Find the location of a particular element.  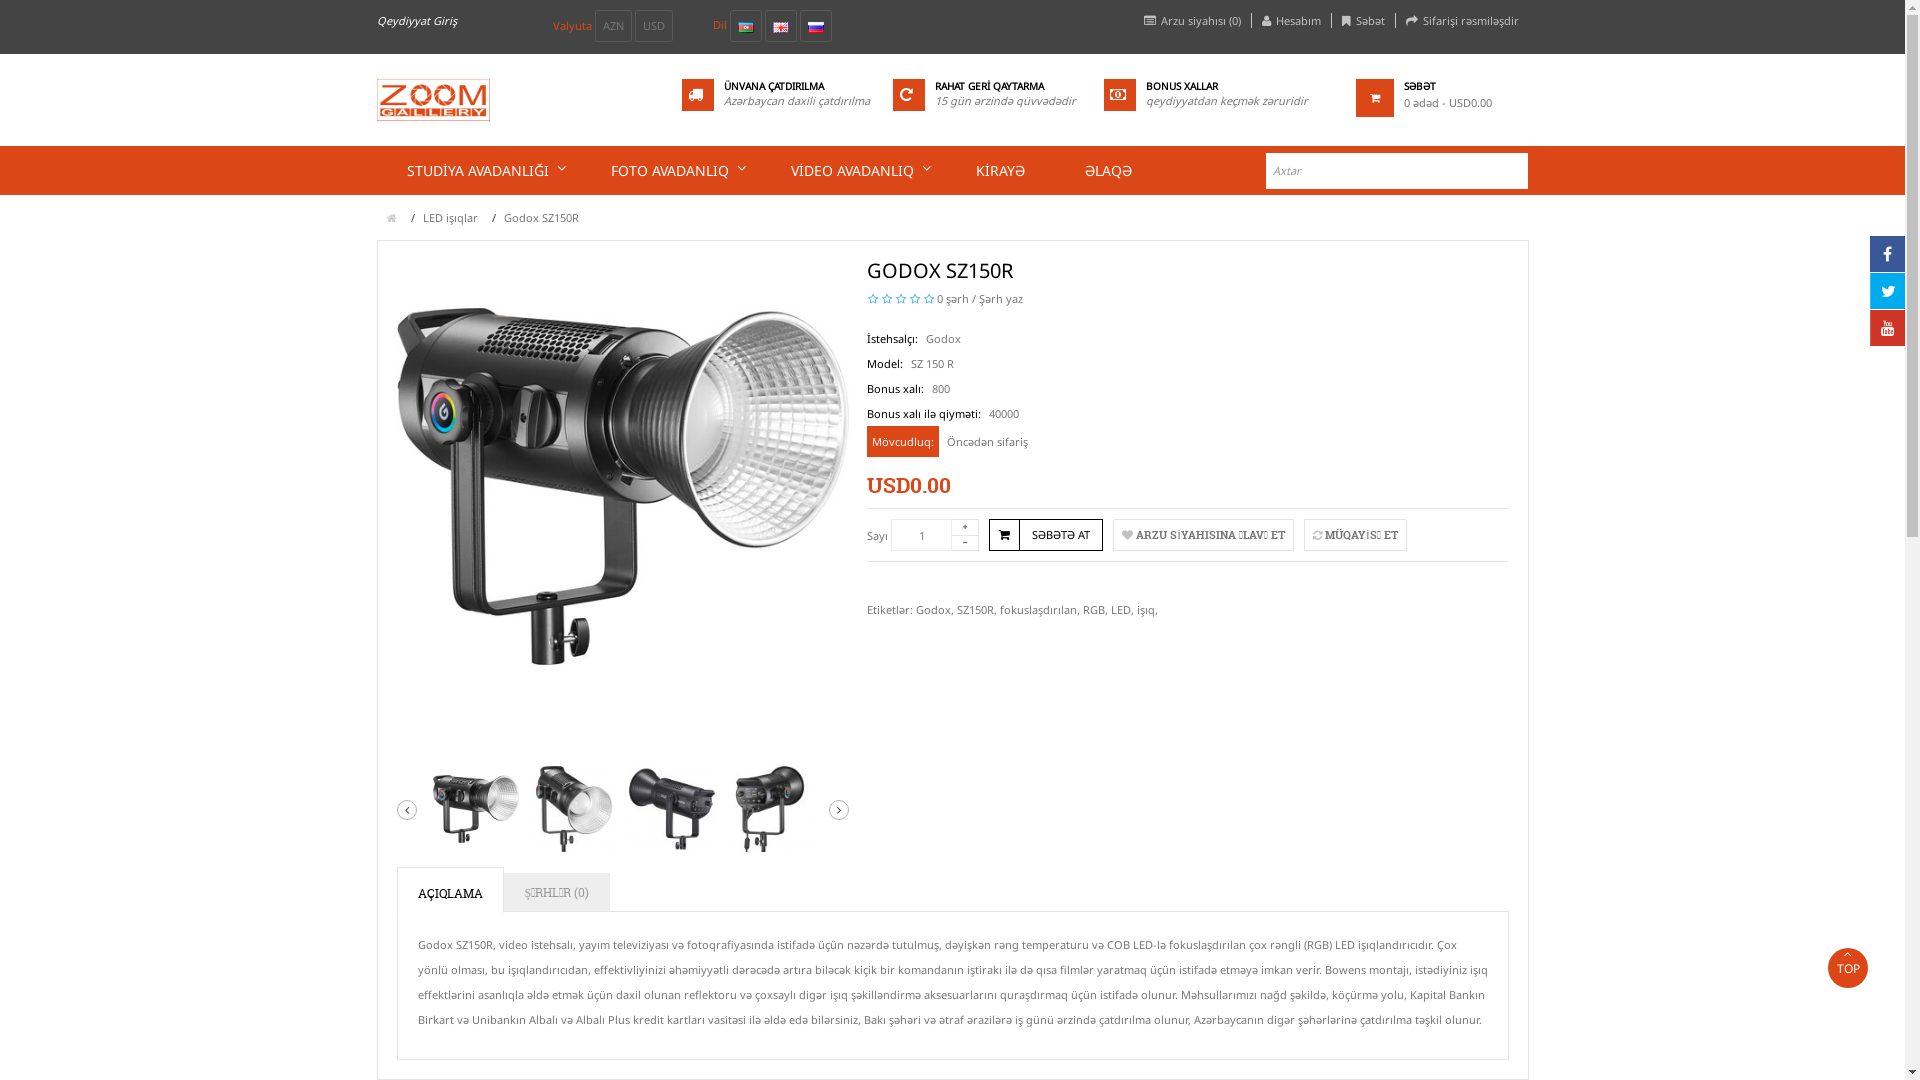

'Godox' is located at coordinates (932, 608).